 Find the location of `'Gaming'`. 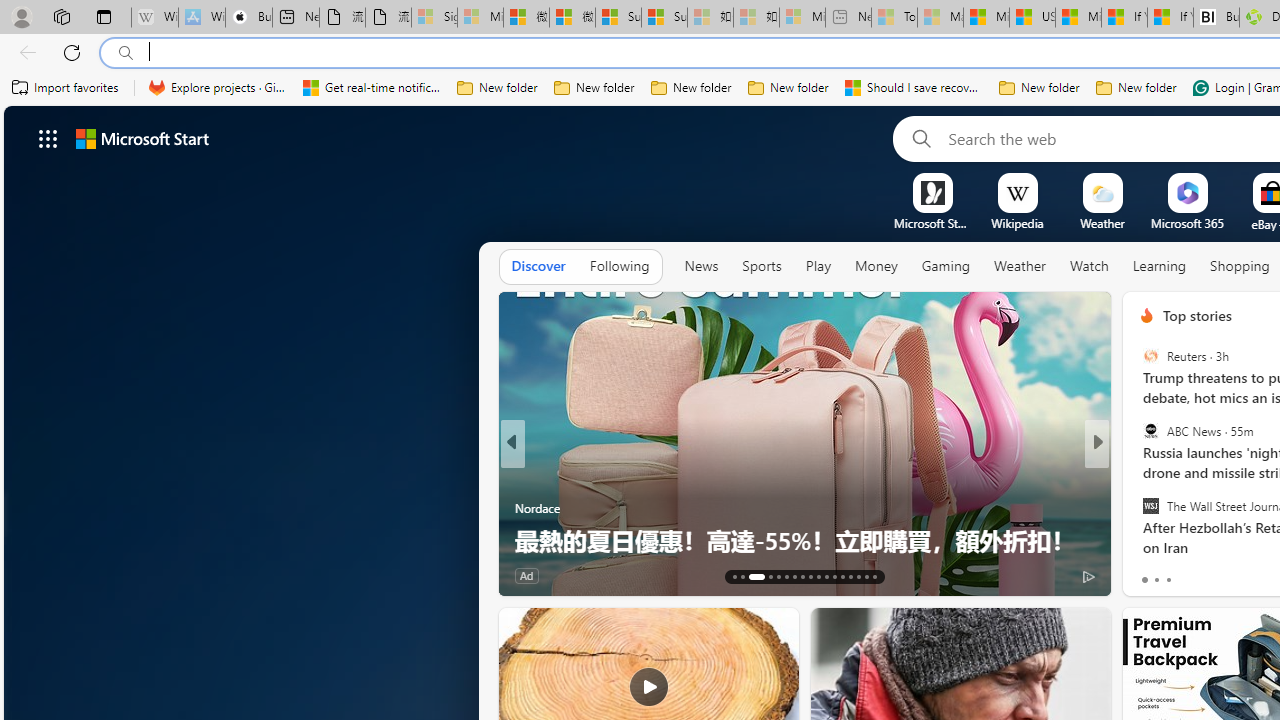

'Gaming' is located at coordinates (944, 265).